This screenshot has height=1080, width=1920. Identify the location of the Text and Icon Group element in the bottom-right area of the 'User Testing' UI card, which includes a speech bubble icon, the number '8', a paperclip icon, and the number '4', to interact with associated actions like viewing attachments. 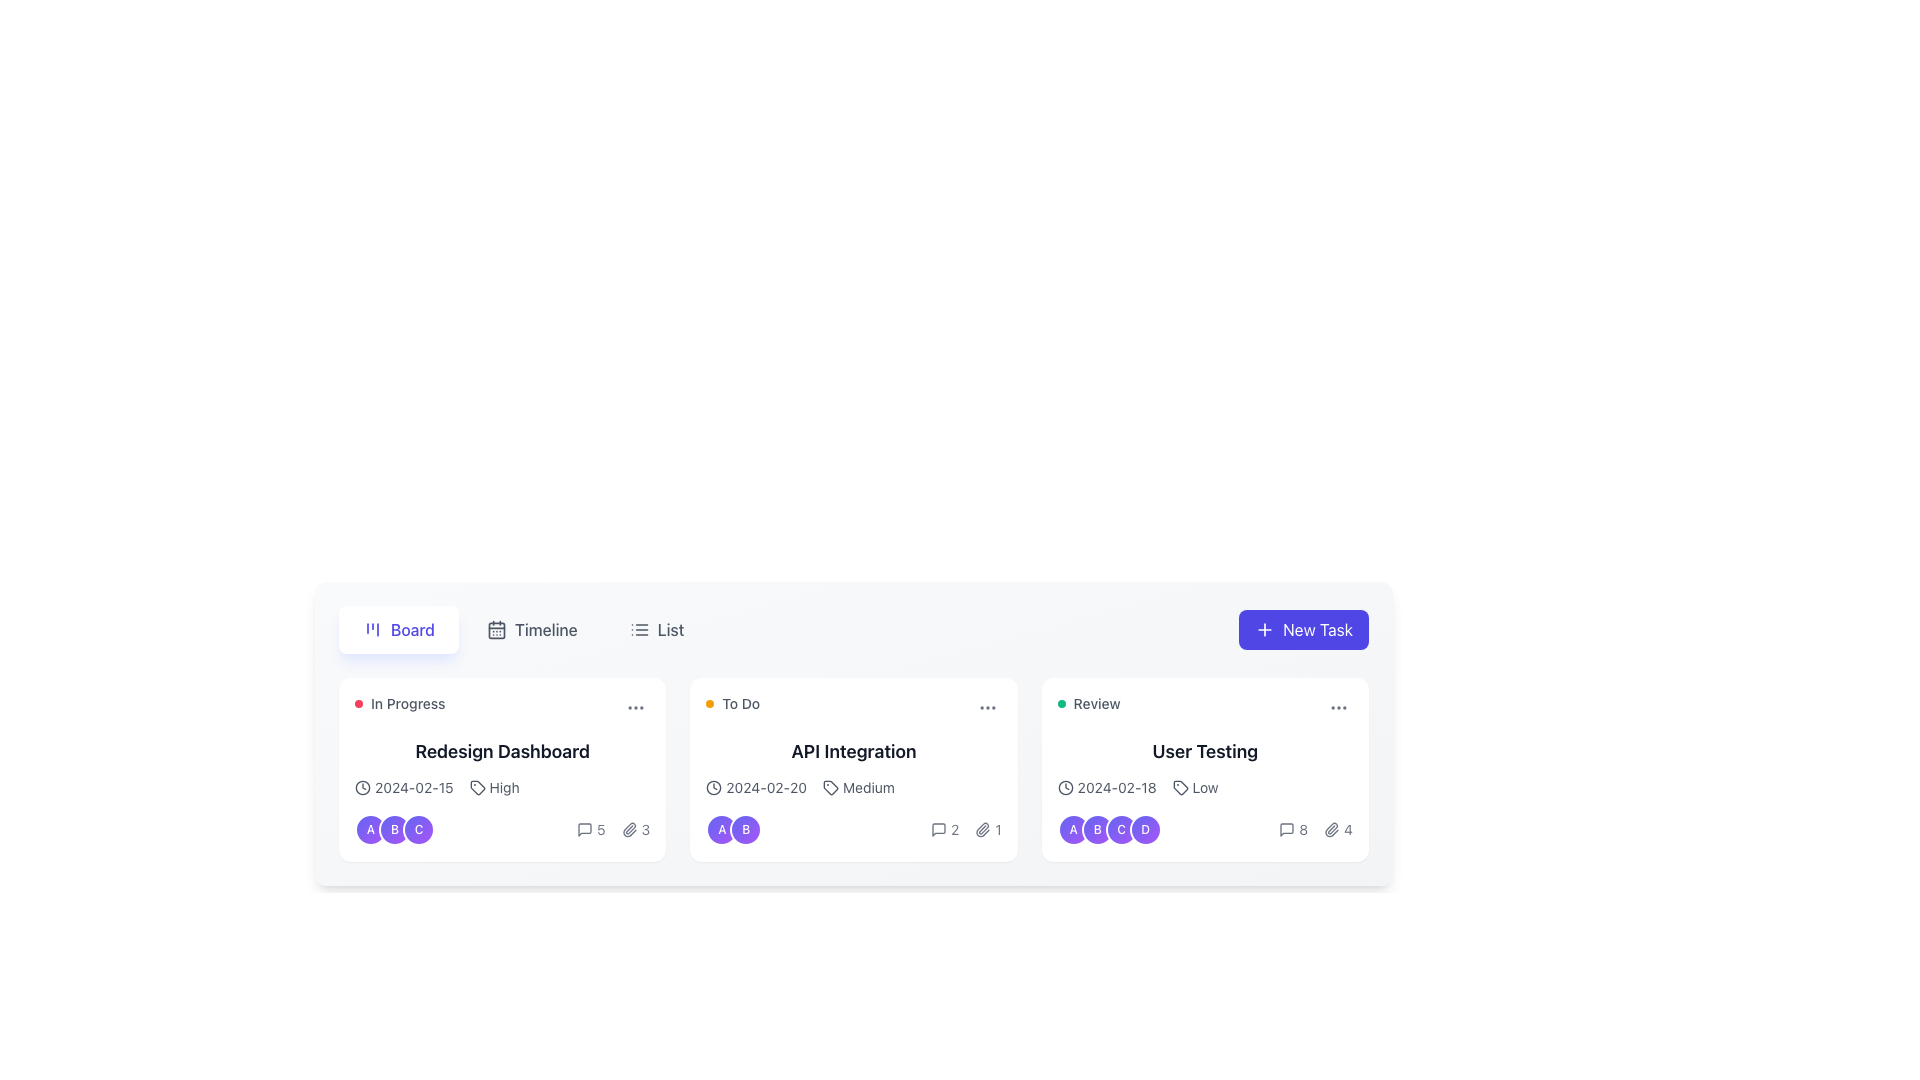
(1316, 829).